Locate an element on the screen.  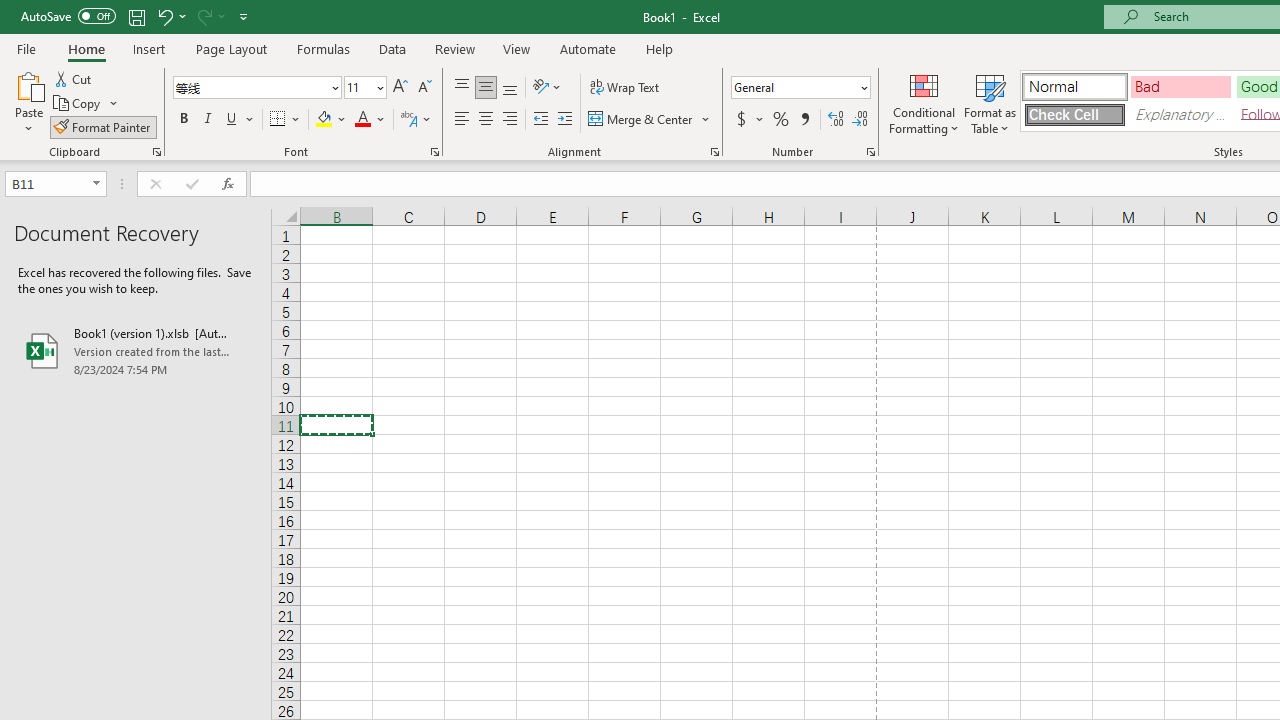
'Check Cell' is located at coordinates (1073, 114).